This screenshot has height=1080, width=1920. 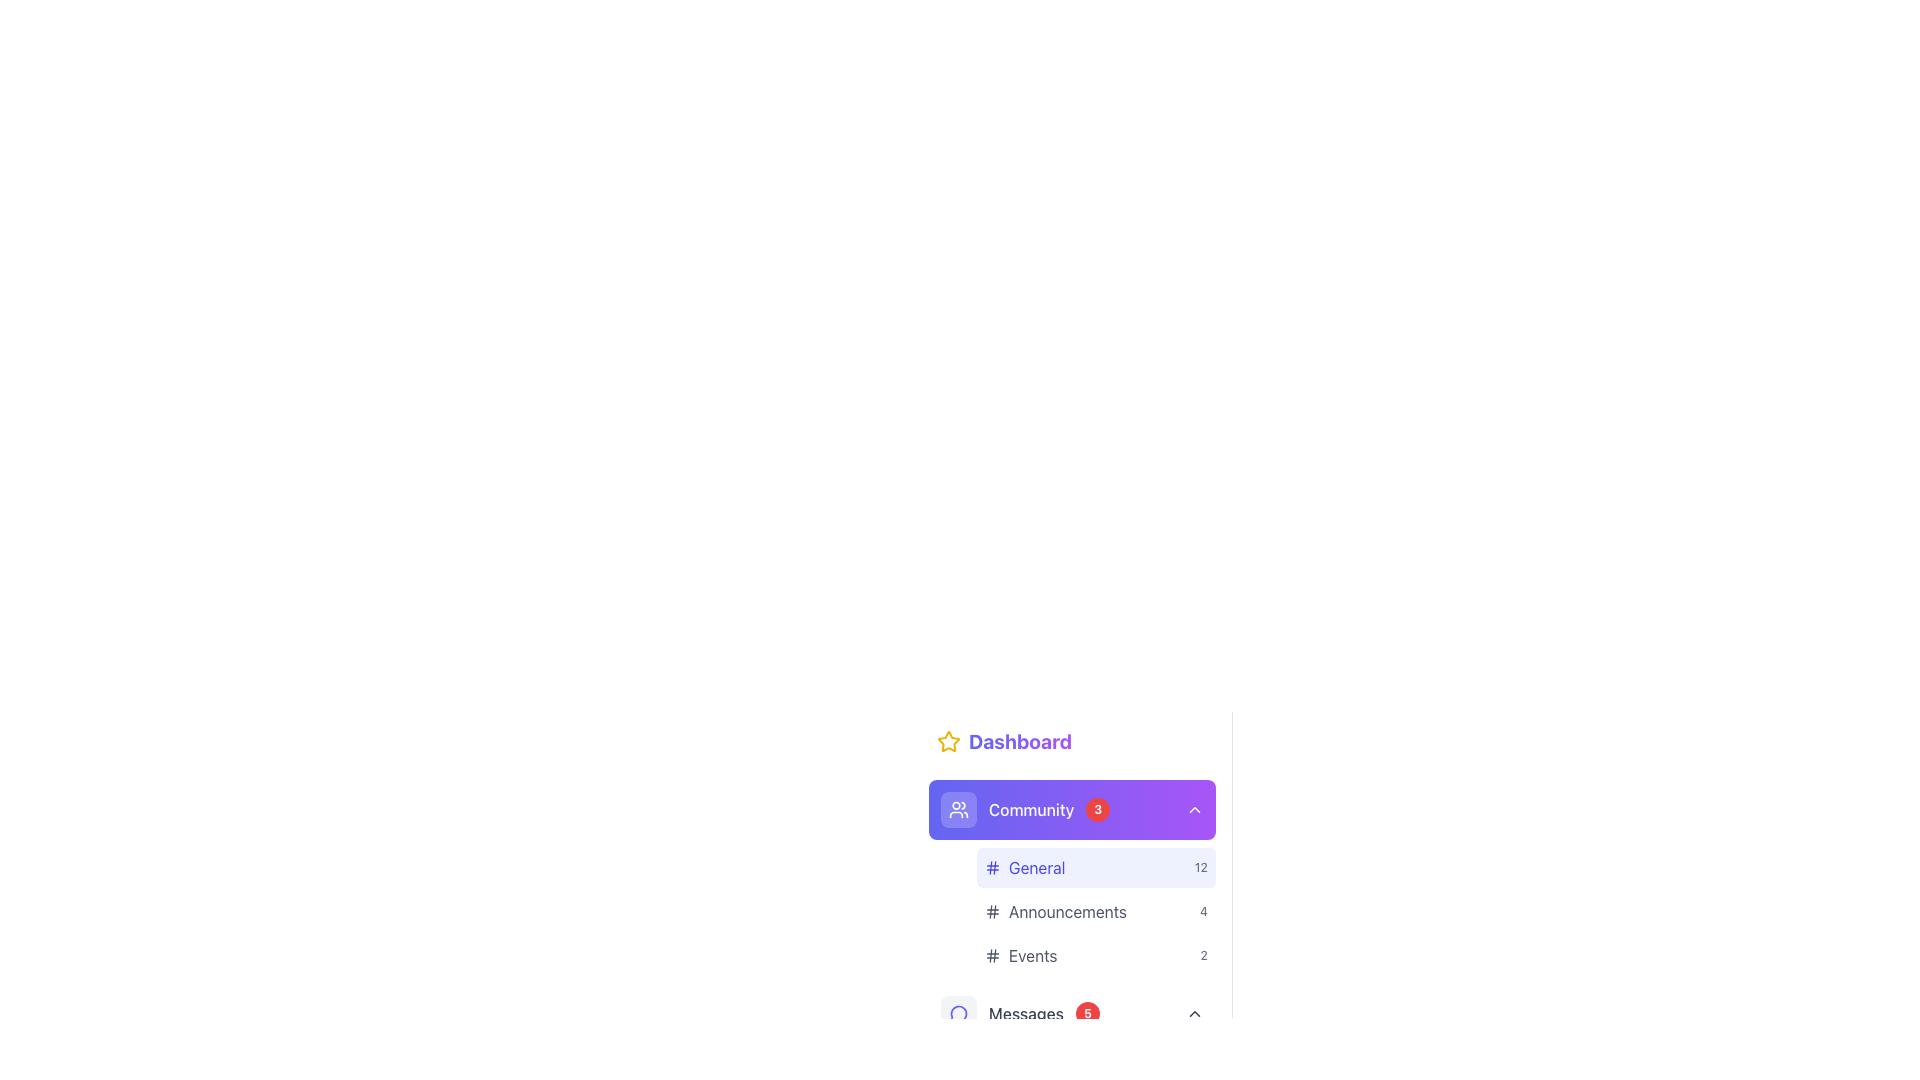 What do you see at coordinates (1203, 955) in the screenshot?
I see `the small, light gray text displaying the number '2' located within the 'Events' entry in the list of community topics, positioned in the bottom center-right region of the displayed sidebar` at bounding box center [1203, 955].